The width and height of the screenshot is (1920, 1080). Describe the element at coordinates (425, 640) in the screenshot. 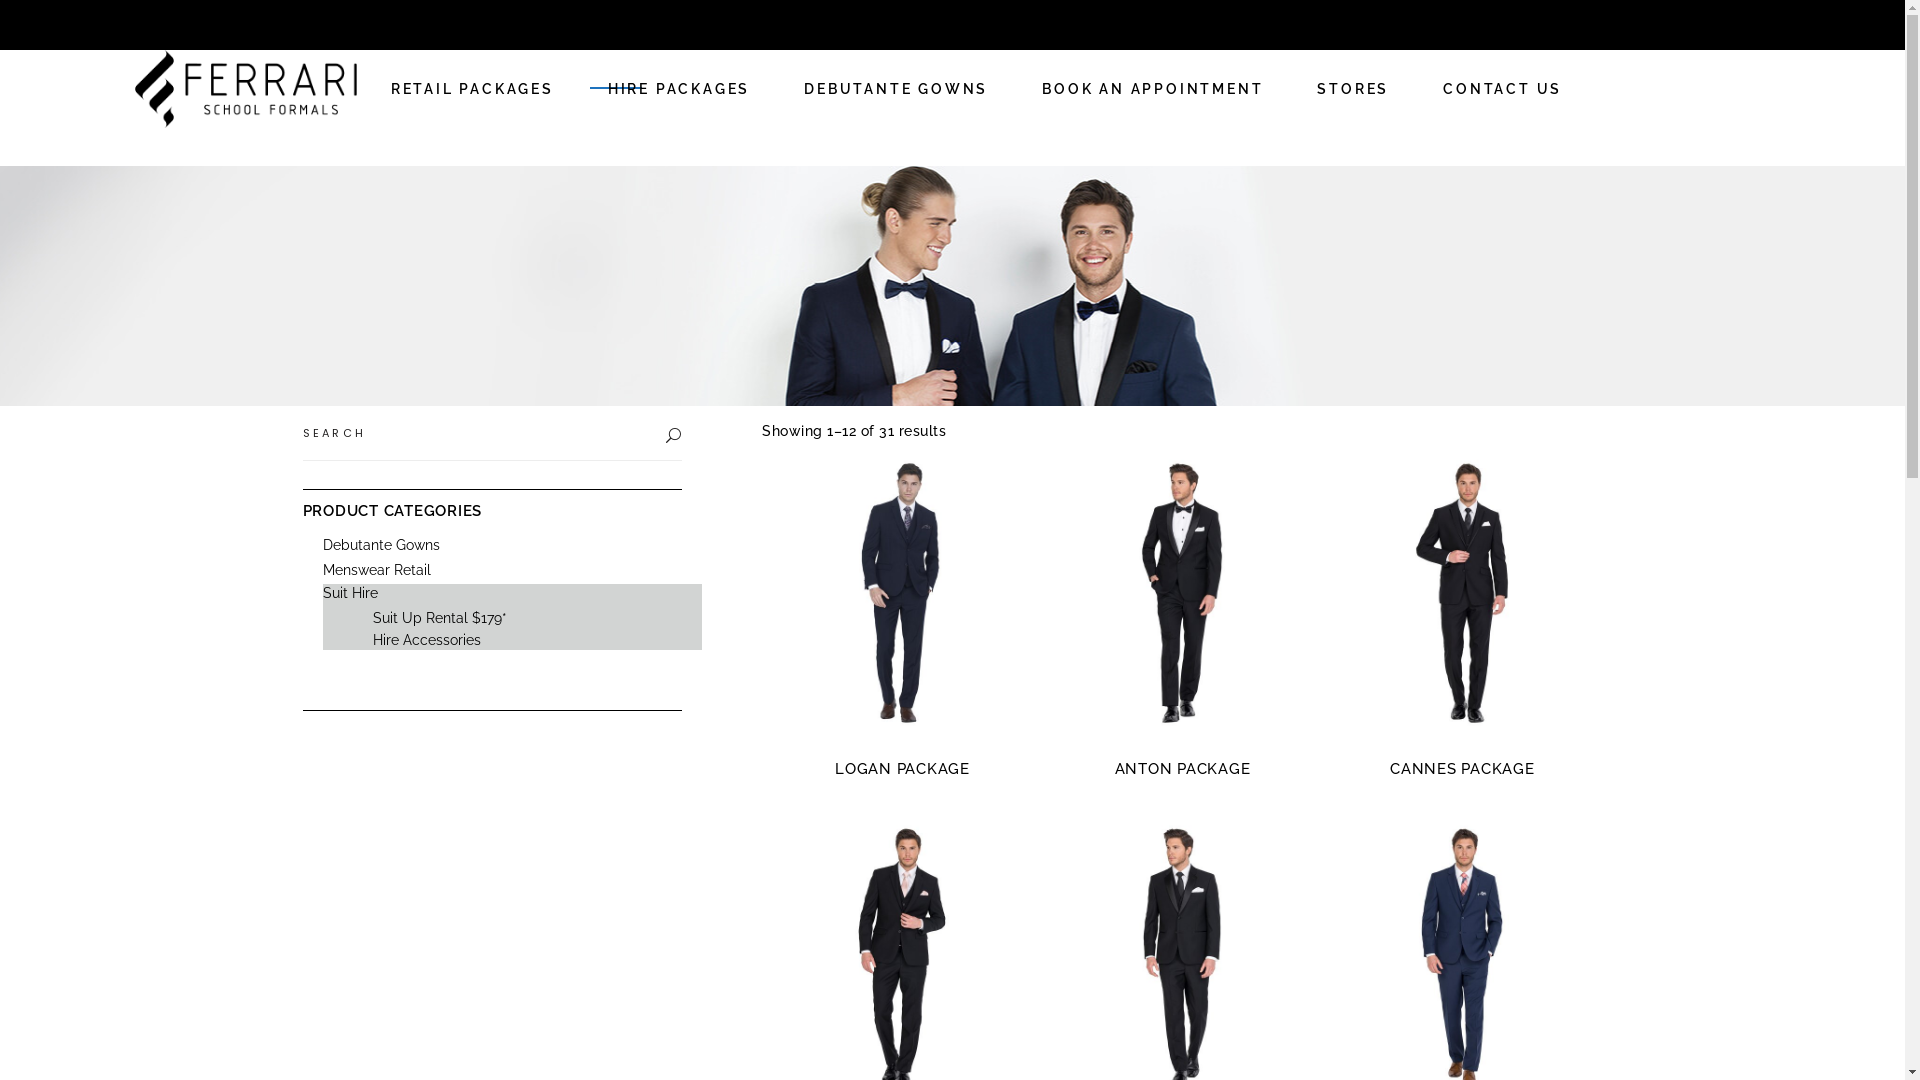

I see `'Hire Accessories'` at that location.